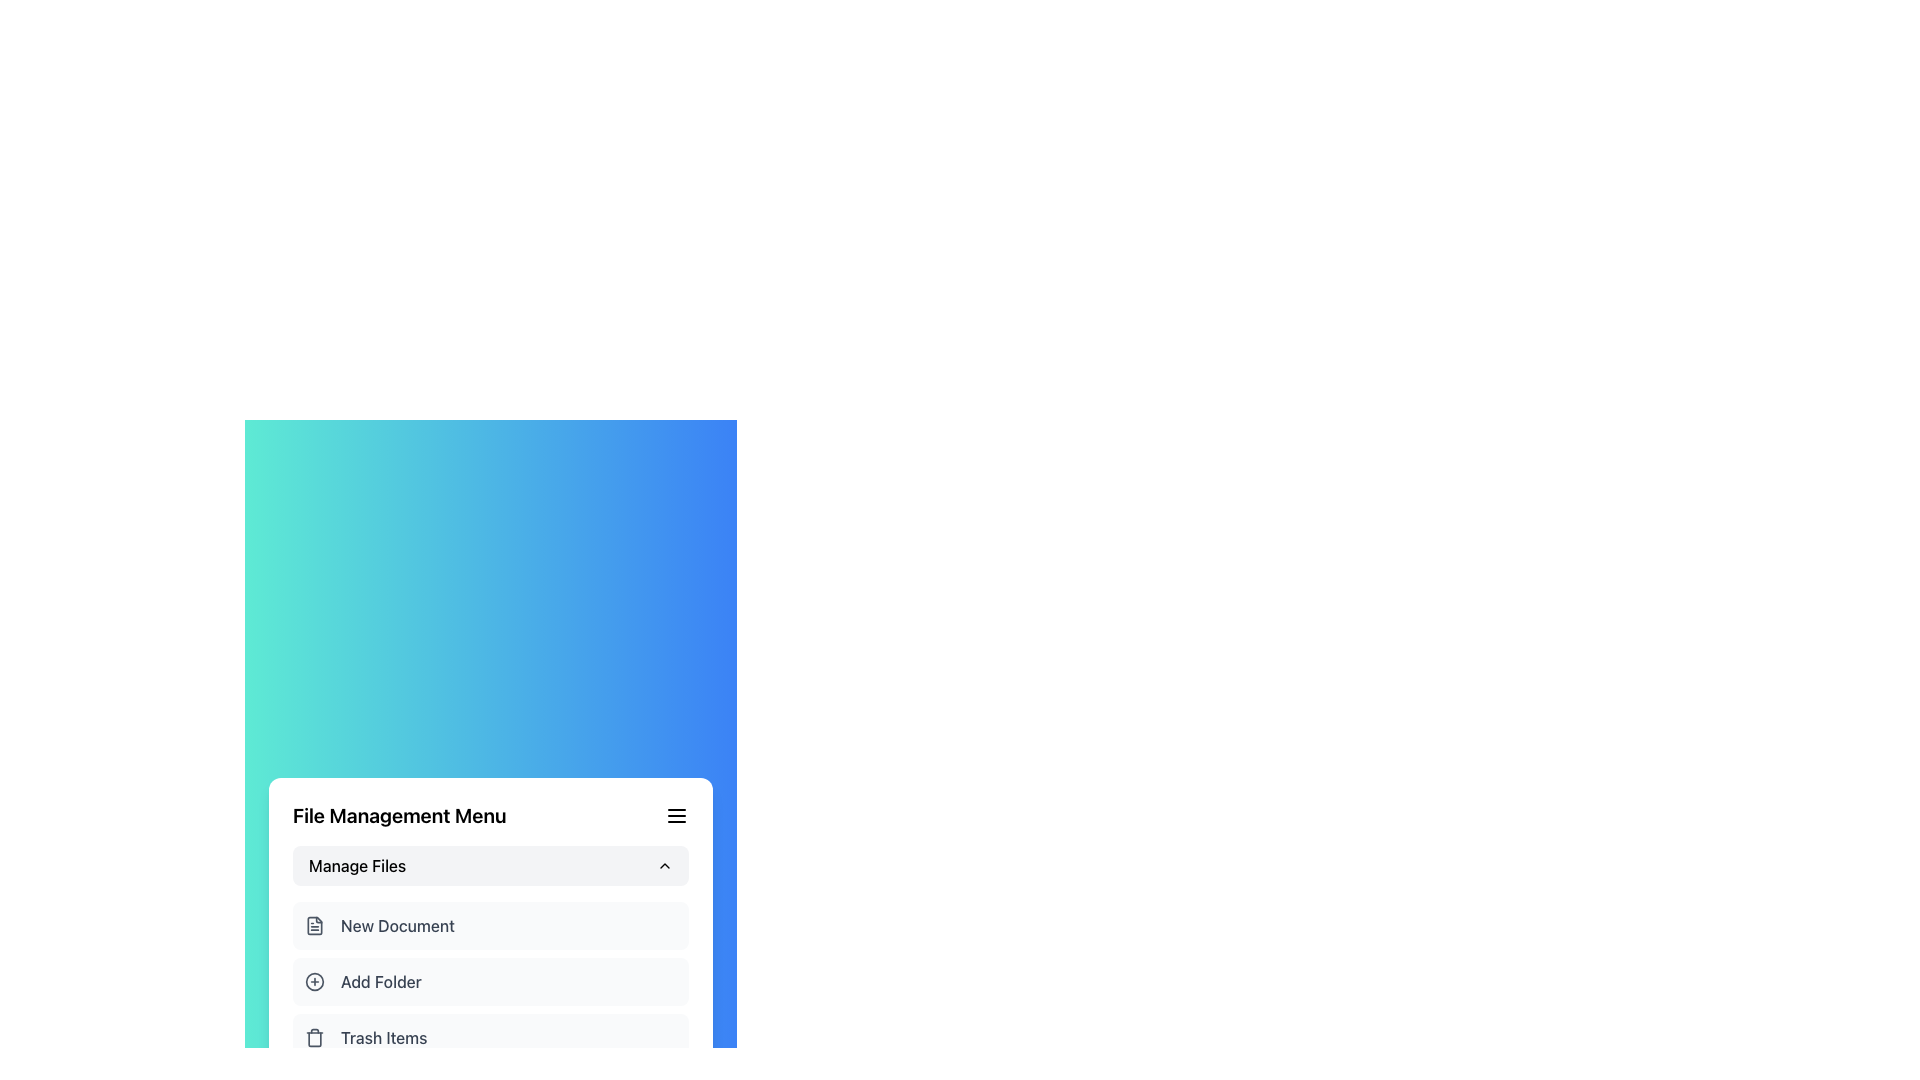 This screenshot has width=1920, height=1080. I want to click on the 'Trash Items' button located as the third entry in the 'File Management Menu', positioned below 'Add Folder' and above 'Settings', so click(490, 1036).